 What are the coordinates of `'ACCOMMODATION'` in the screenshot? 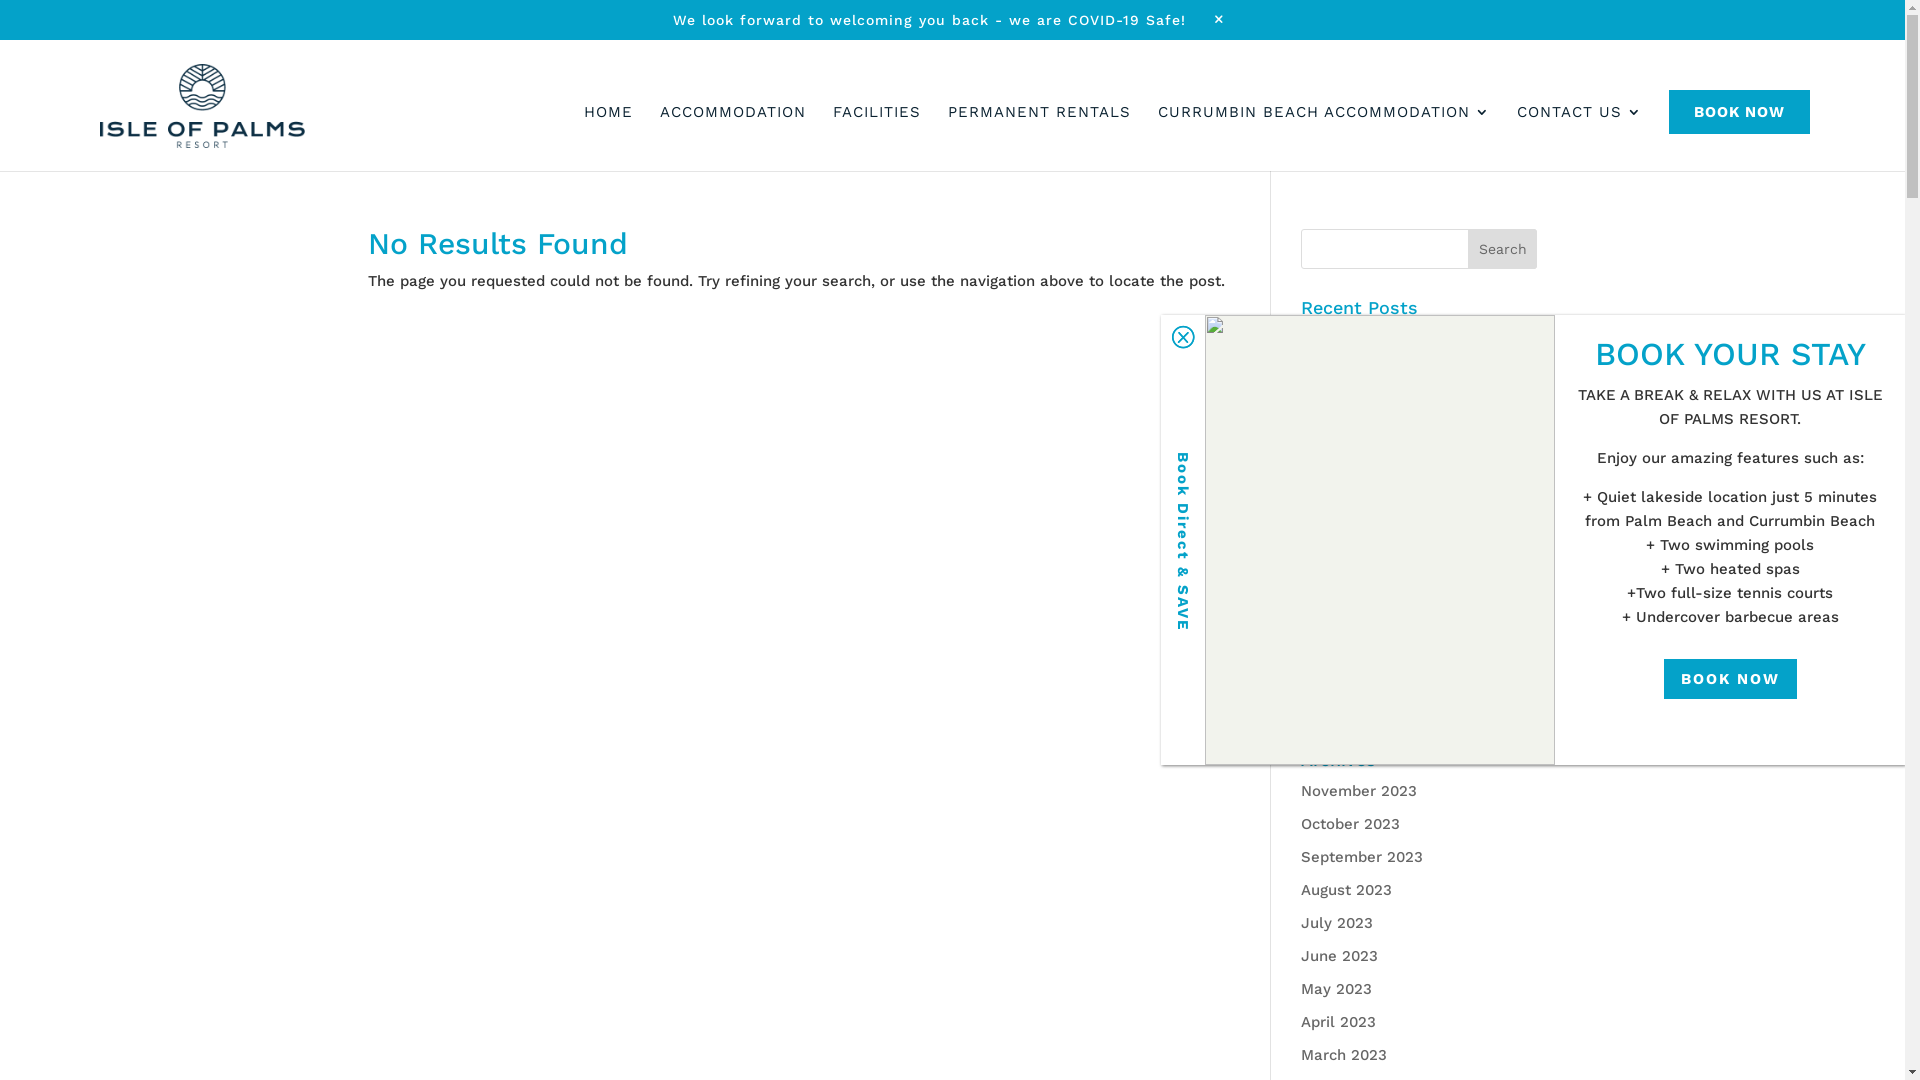 It's located at (732, 122).